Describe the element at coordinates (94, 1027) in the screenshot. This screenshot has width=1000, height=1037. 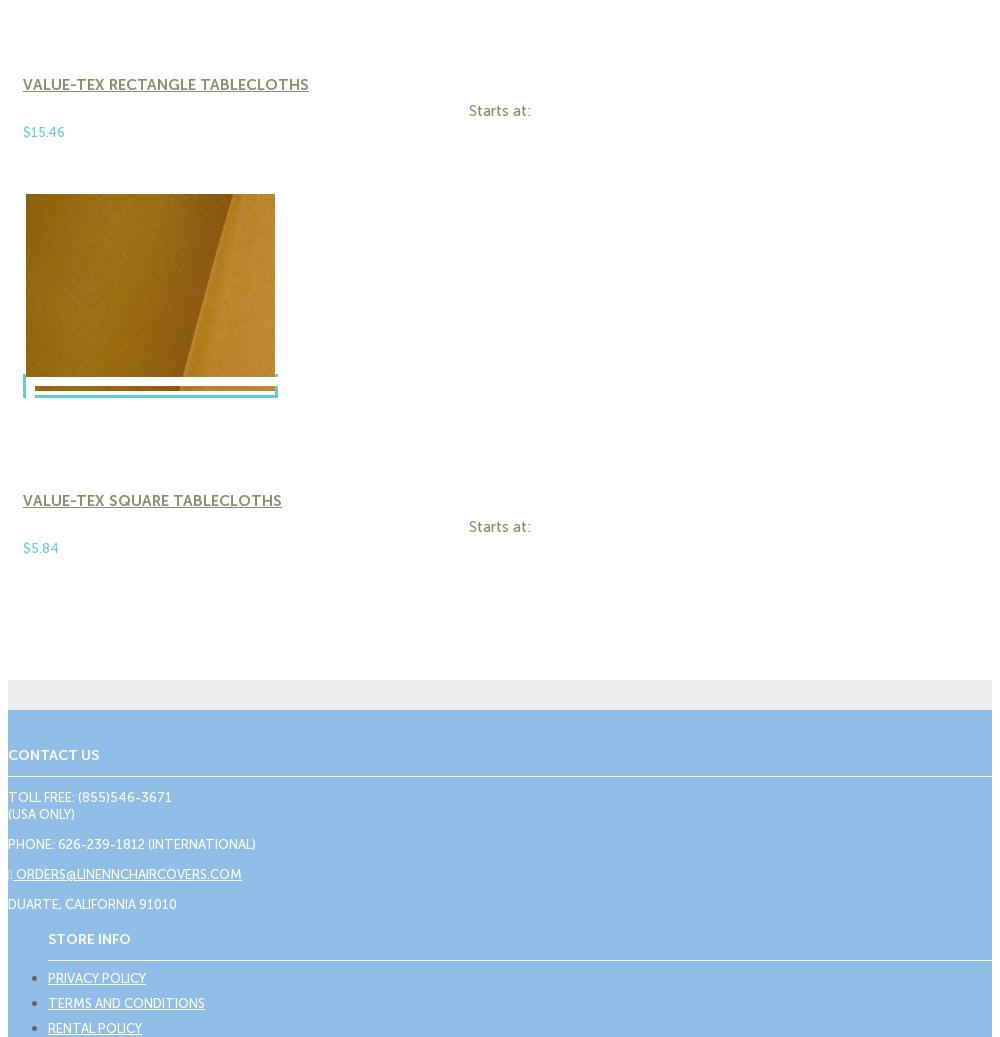
I see `'Rental Policy'` at that location.